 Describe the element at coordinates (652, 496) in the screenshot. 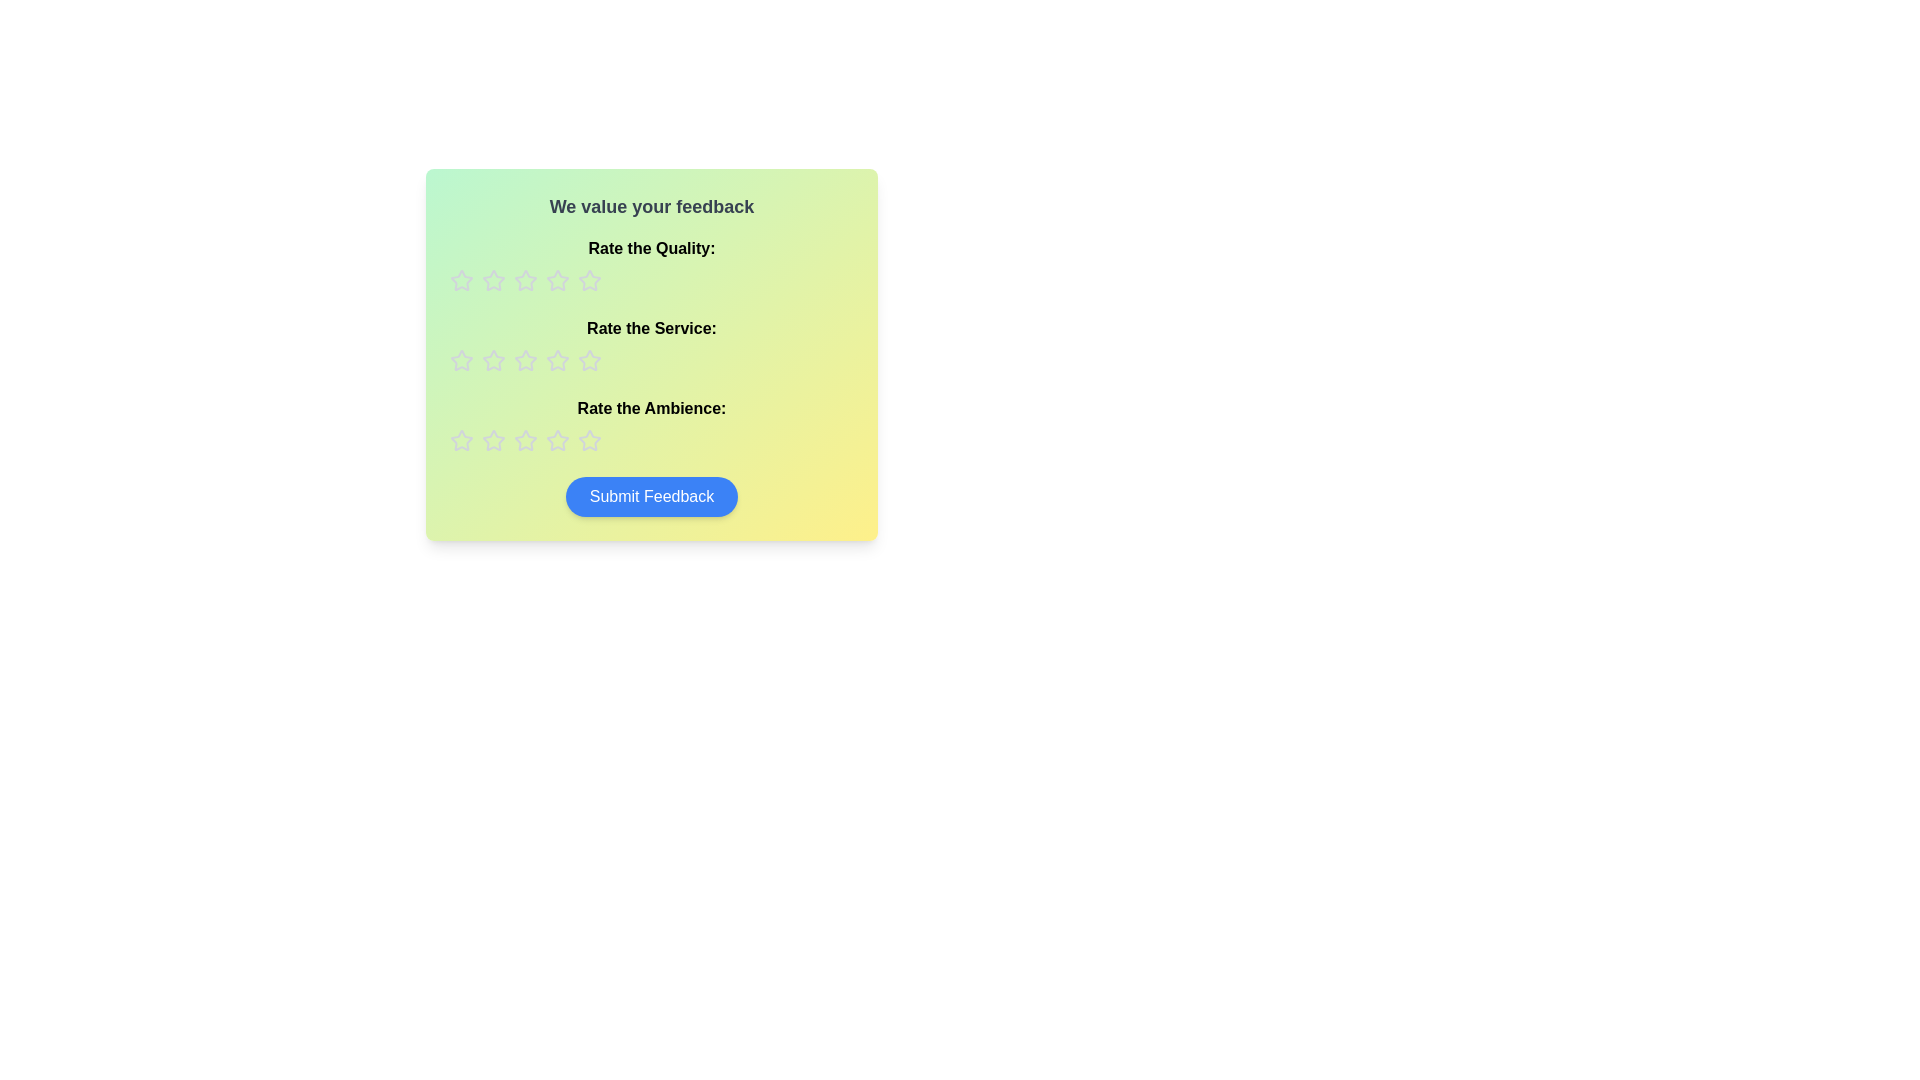

I see `the 'Submit Feedback' button, which has a blue background and white text, located beneath the rating stars` at that location.